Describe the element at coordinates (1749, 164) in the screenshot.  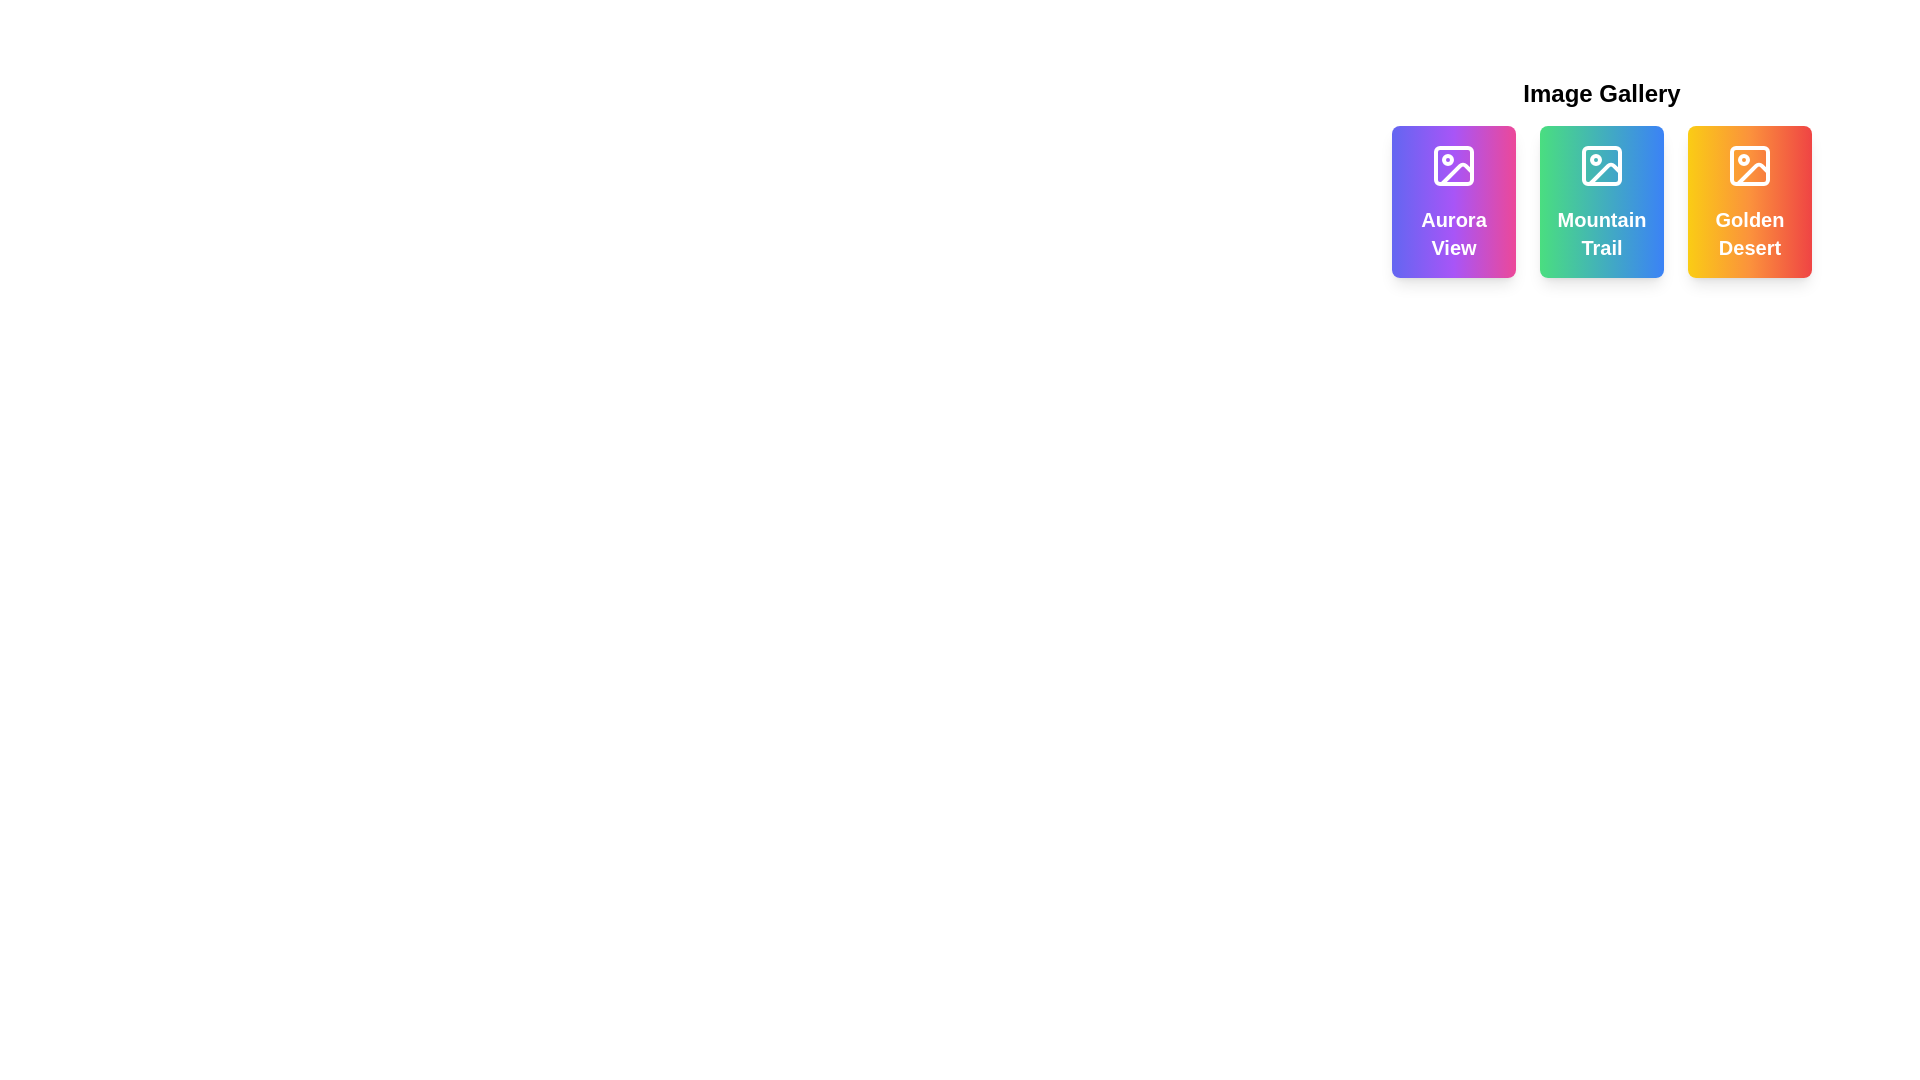
I see `the 'Golden Desert' icon` at that location.